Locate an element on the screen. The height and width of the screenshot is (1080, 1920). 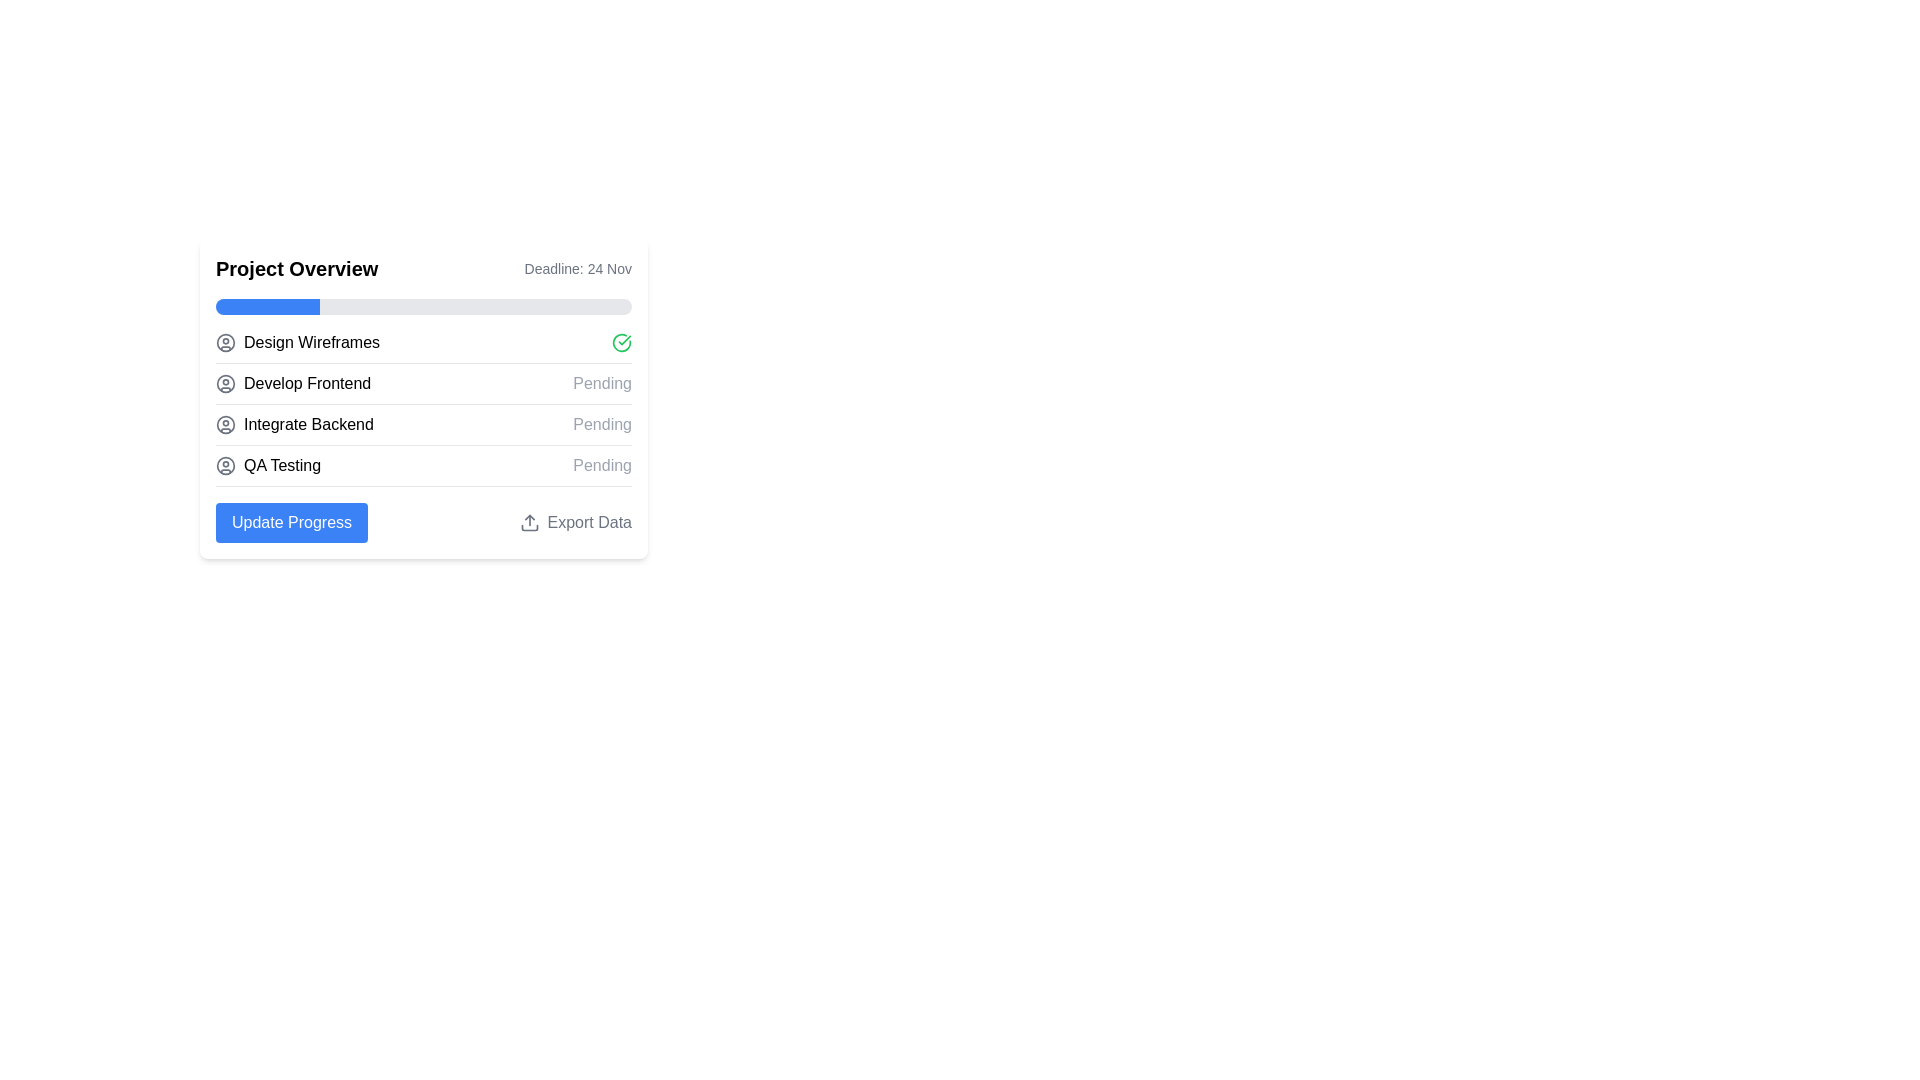
the icon representing the user associated with the 'QA Testing' task, located in the leftmost part of the entry labeled 'QA Testing' in the 'Project Overview' section is located at coordinates (225, 466).